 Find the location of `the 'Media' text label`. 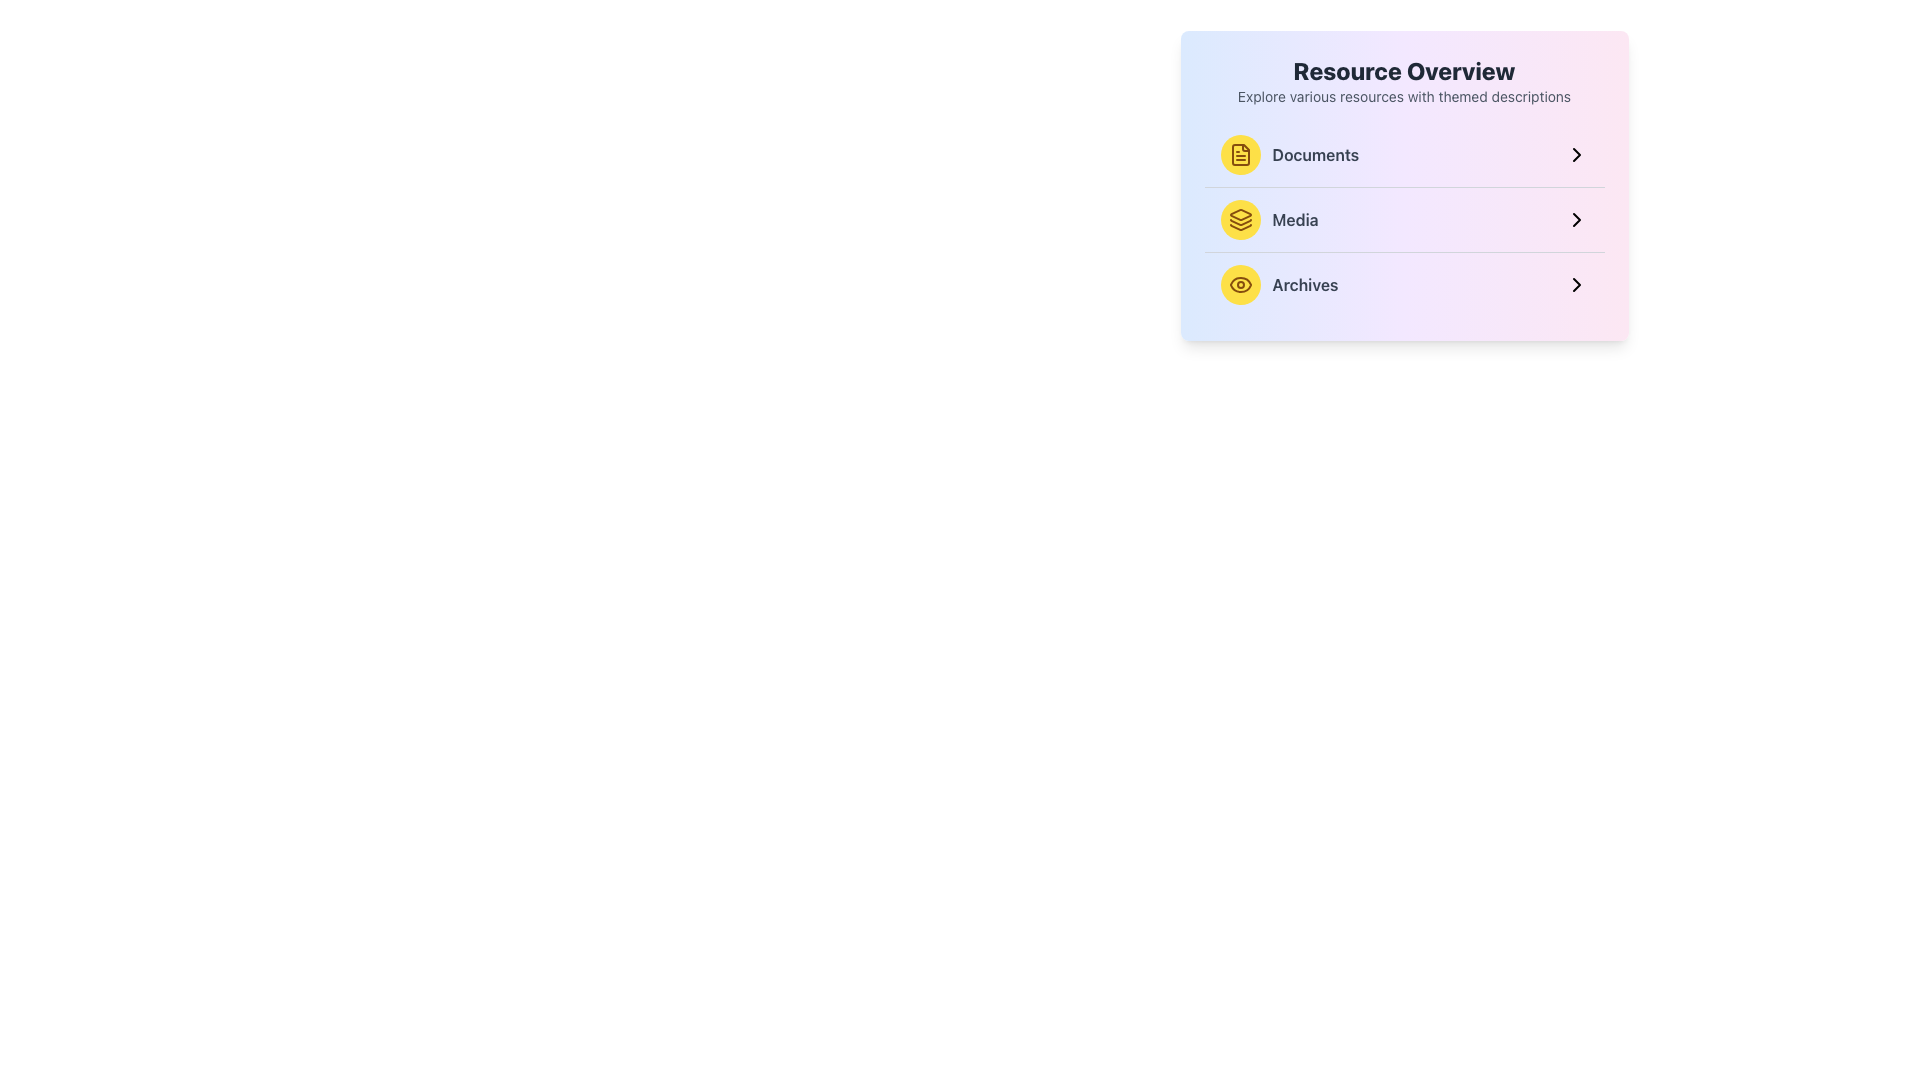

the 'Media' text label is located at coordinates (1295, 219).